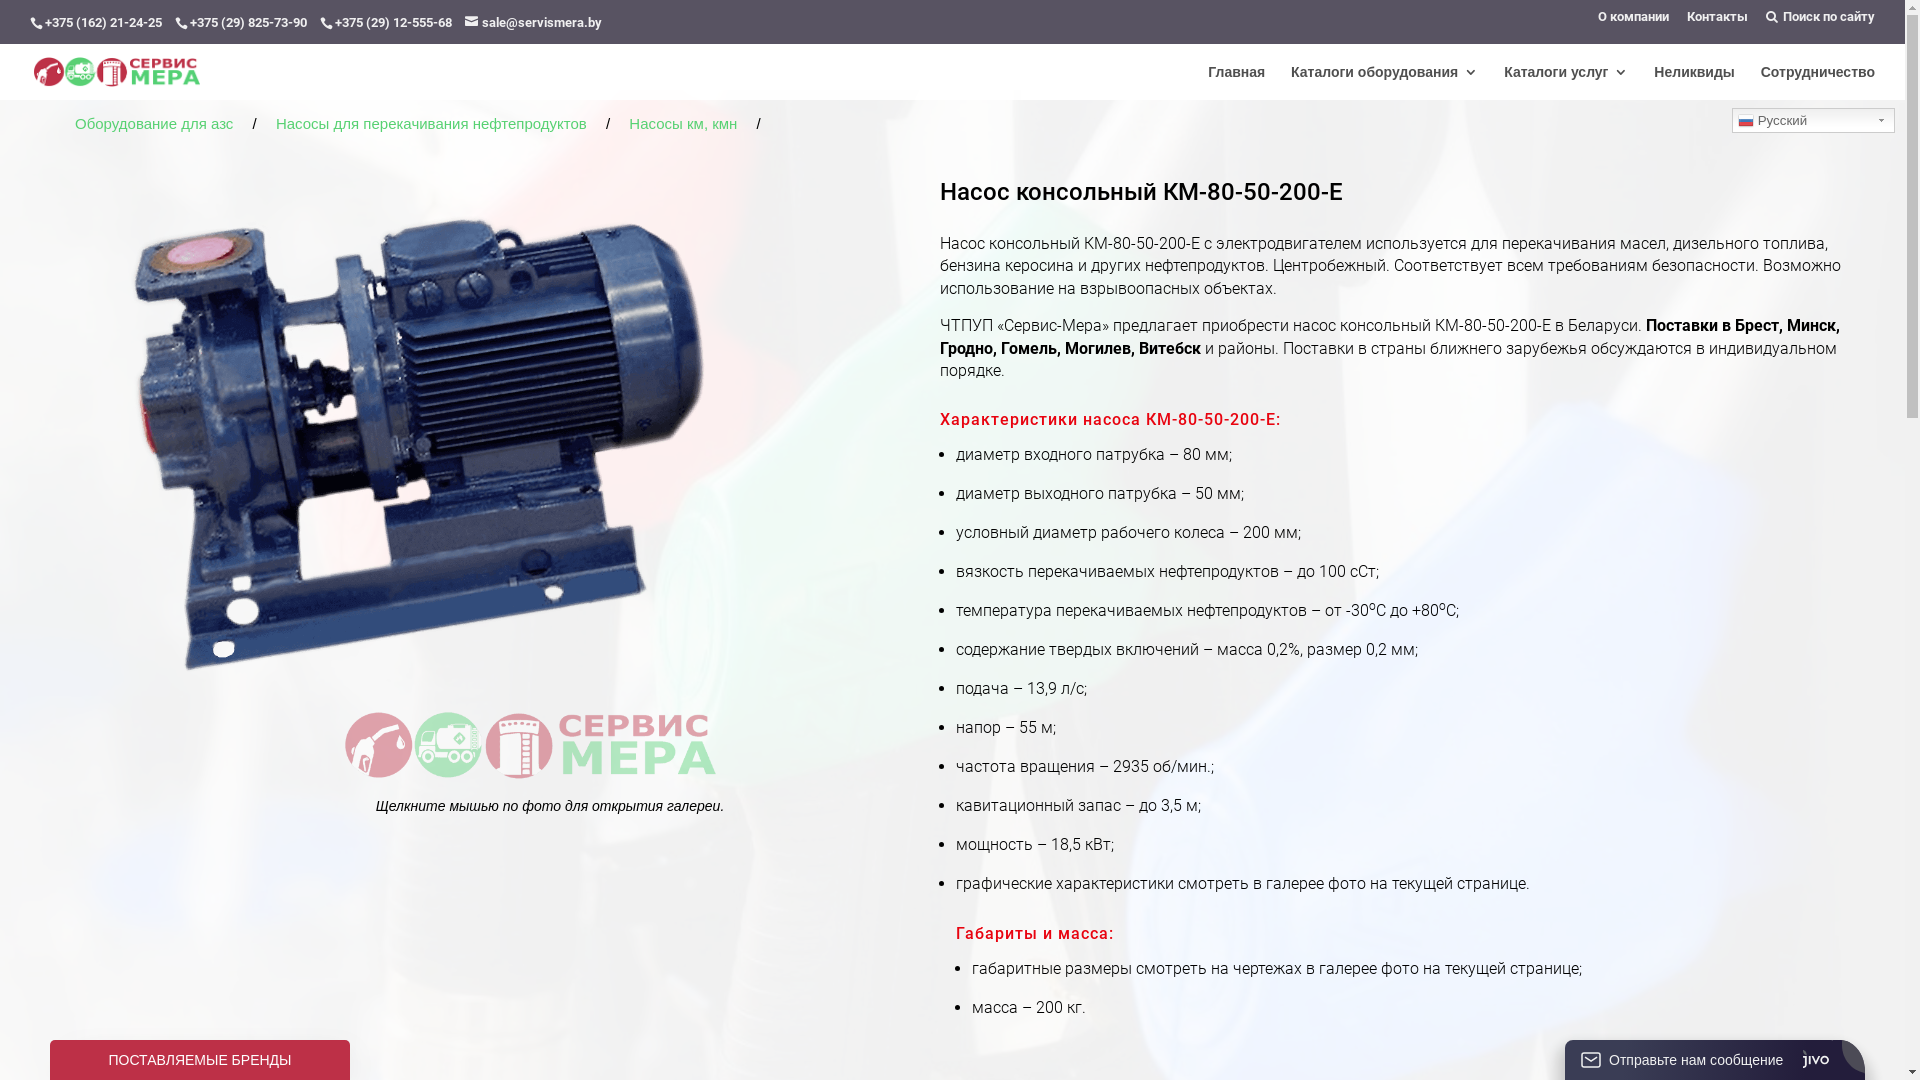  What do you see at coordinates (542, 22) in the screenshot?
I see `'sale@servismera.by'` at bounding box center [542, 22].